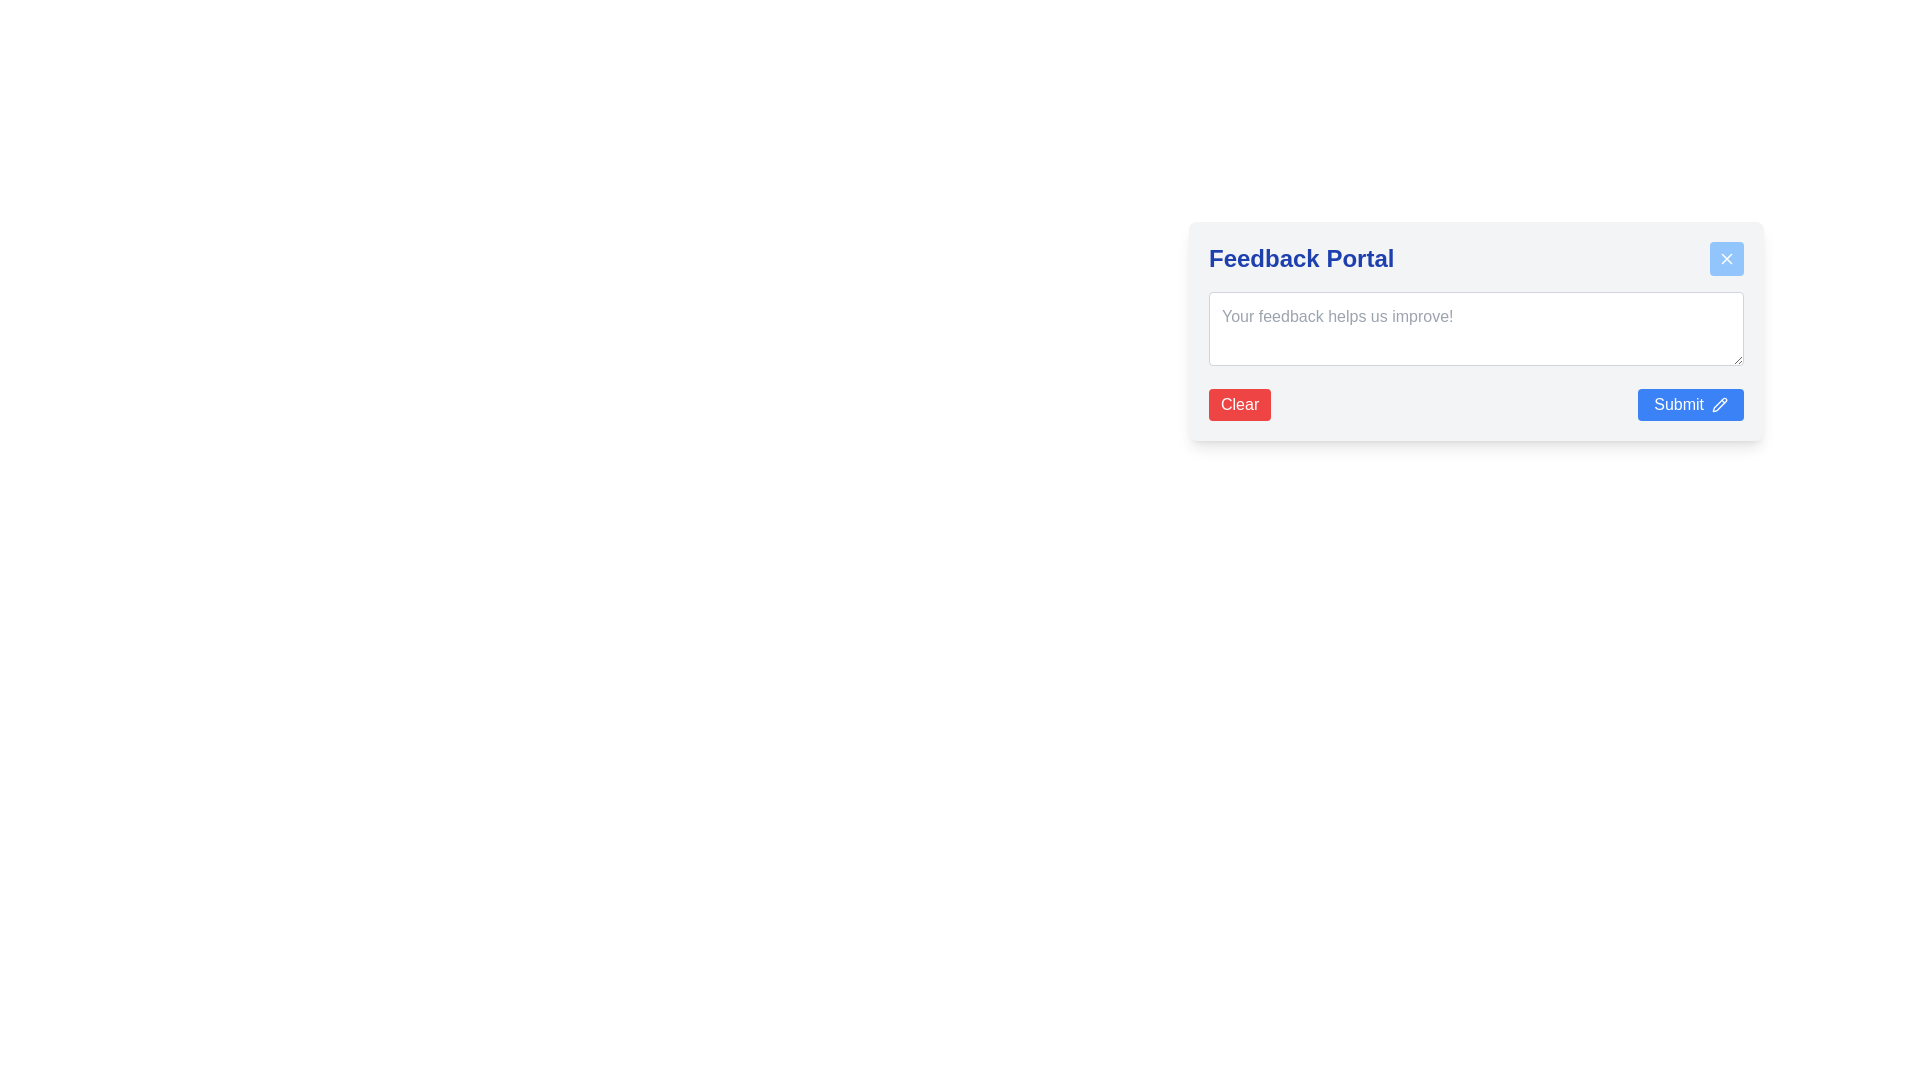 This screenshot has width=1920, height=1080. I want to click on the submit button located at the bottom-right corner of the 'Feedback Portal' form, so click(1690, 405).